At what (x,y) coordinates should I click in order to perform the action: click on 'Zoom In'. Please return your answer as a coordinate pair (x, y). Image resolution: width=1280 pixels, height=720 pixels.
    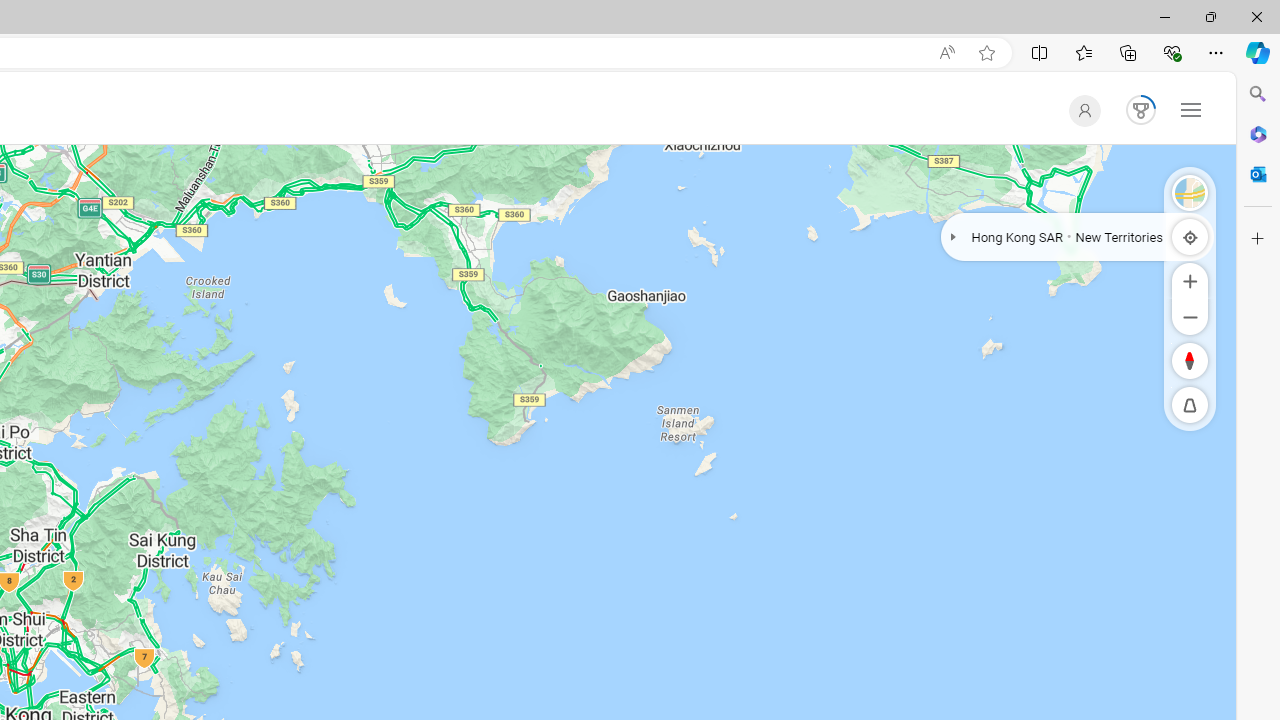
    Looking at the image, I should click on (1190, 280).